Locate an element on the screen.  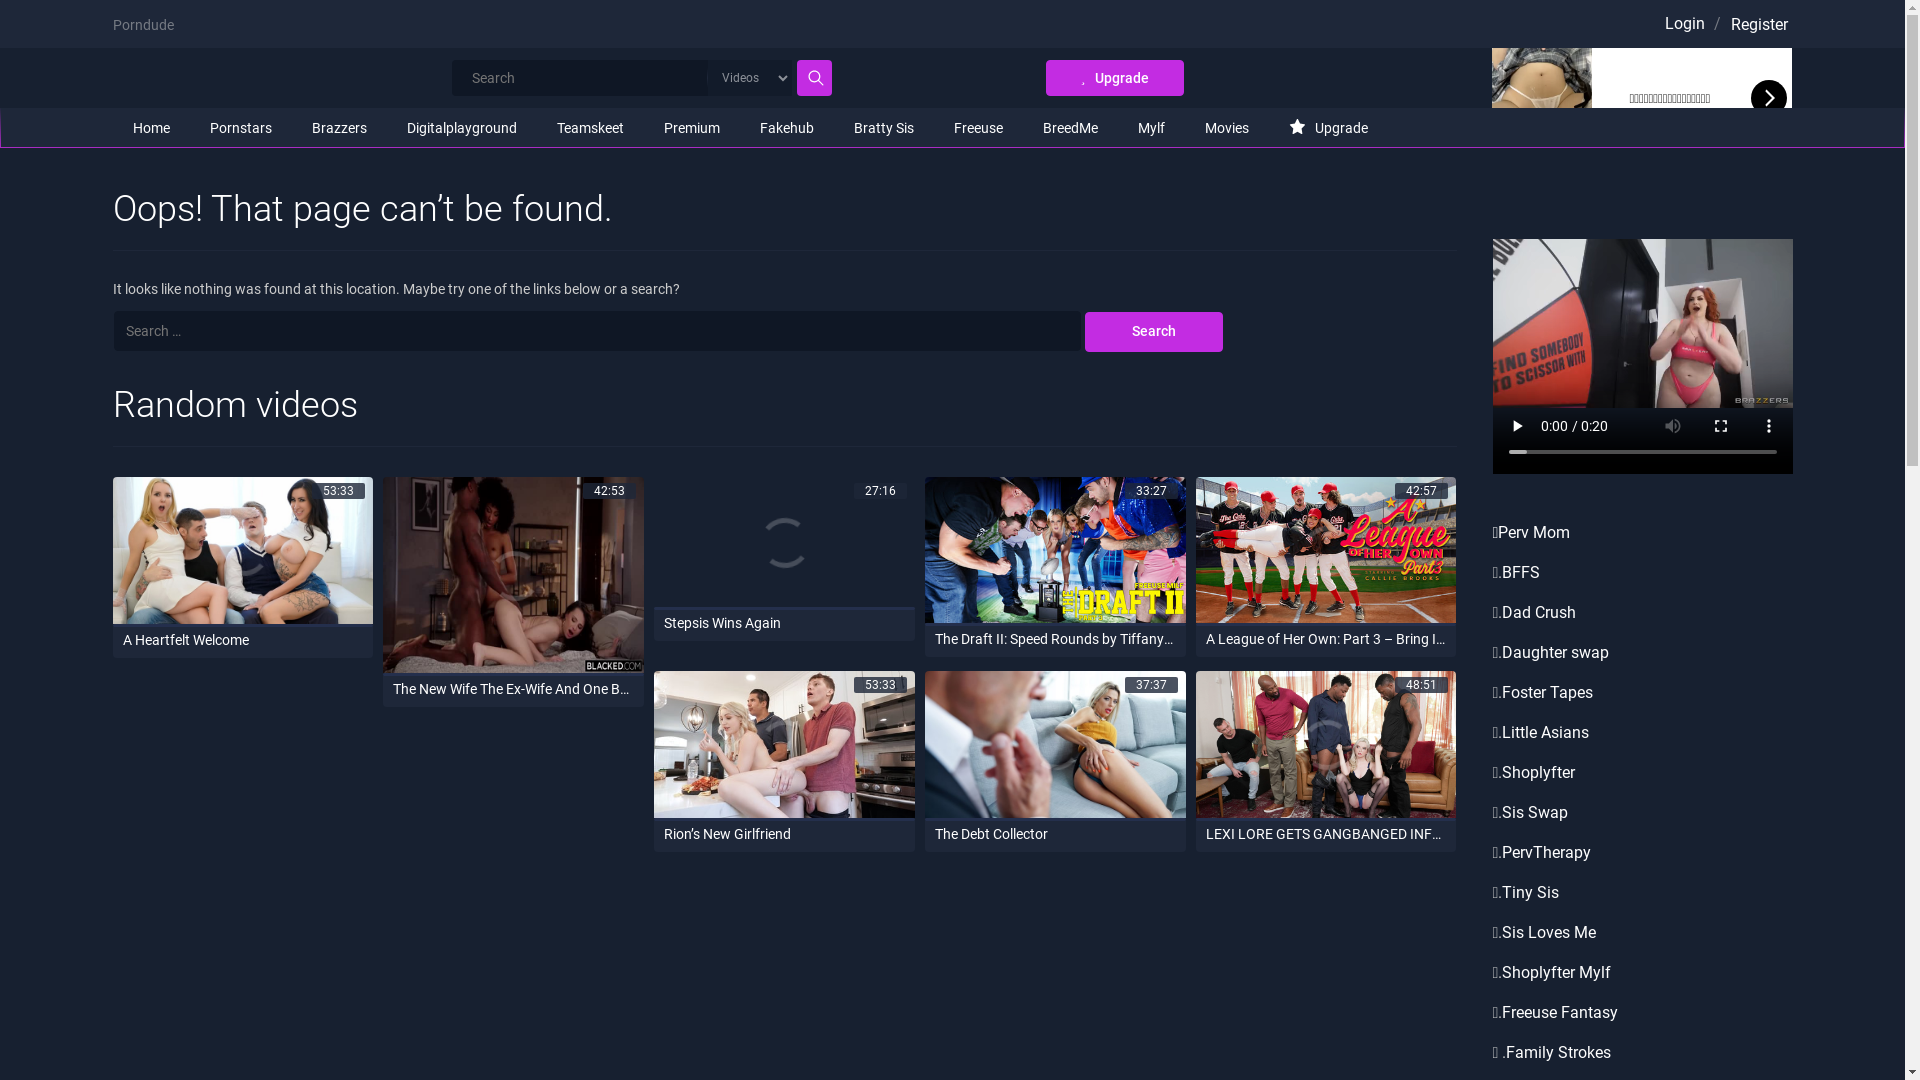
'Teamskeet' is located at coordinates (588, 127).